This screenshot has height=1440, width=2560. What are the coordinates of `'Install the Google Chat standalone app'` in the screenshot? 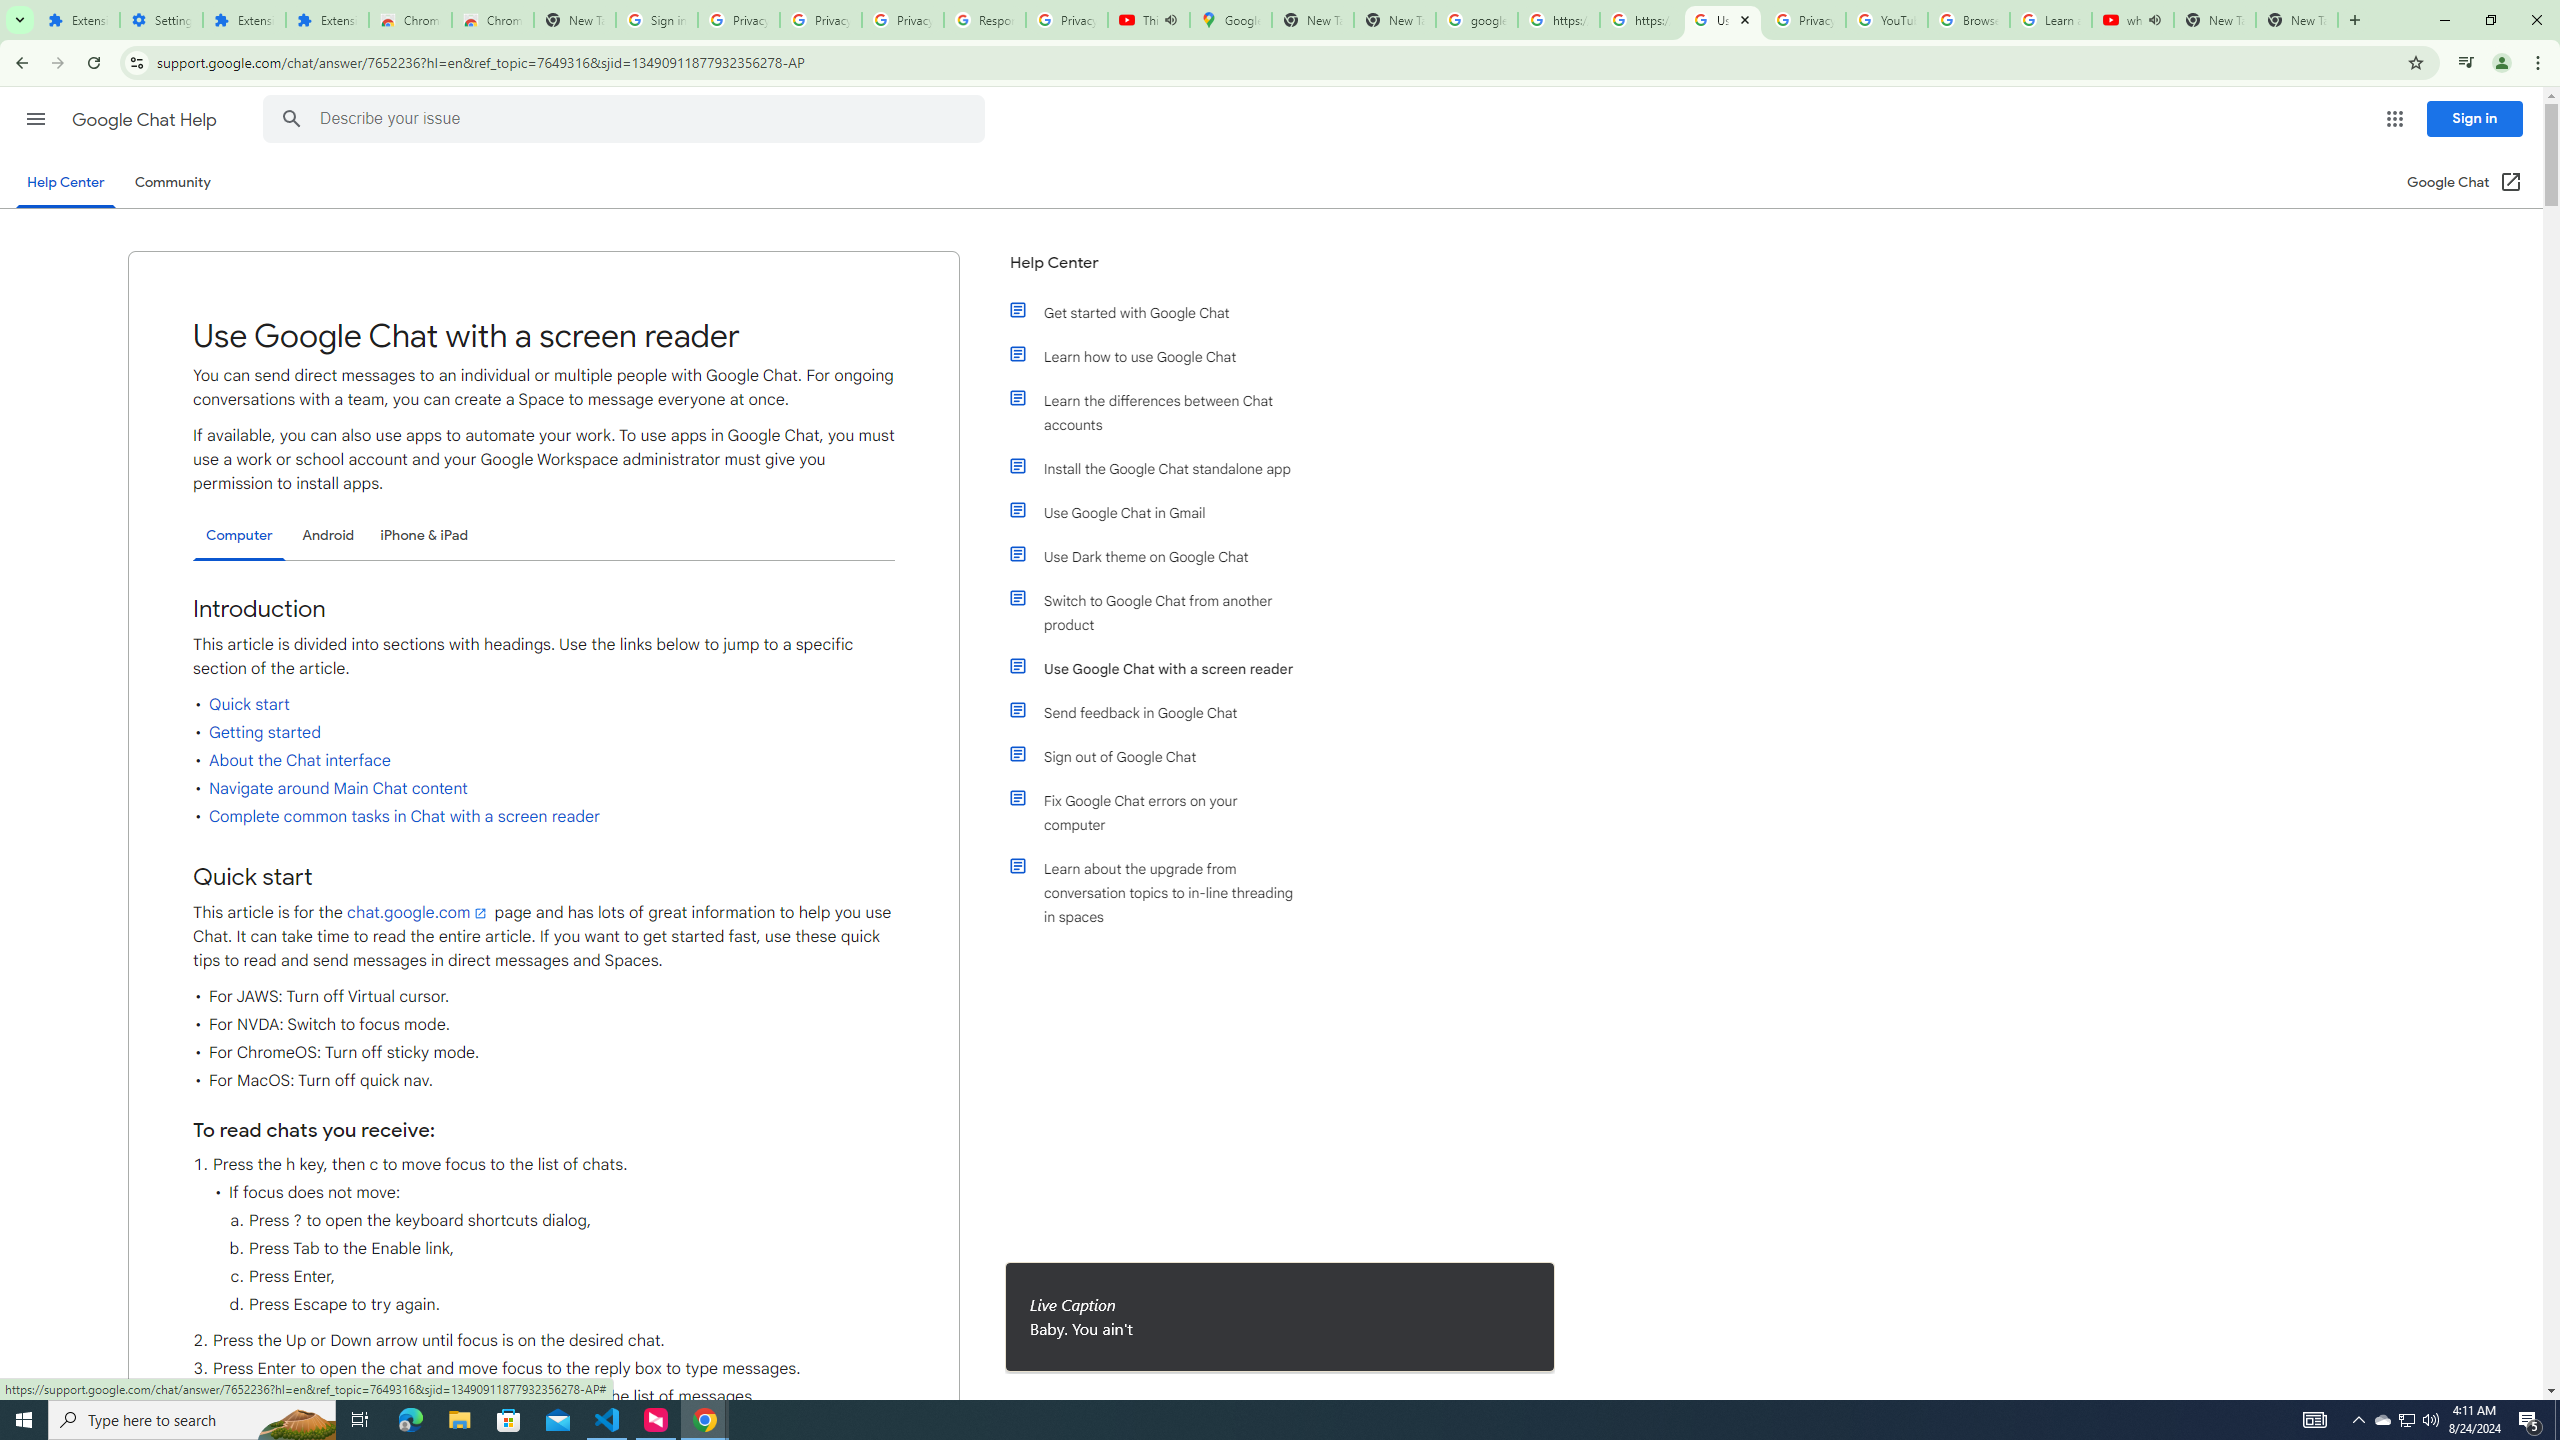 It's located at (1162, 467).